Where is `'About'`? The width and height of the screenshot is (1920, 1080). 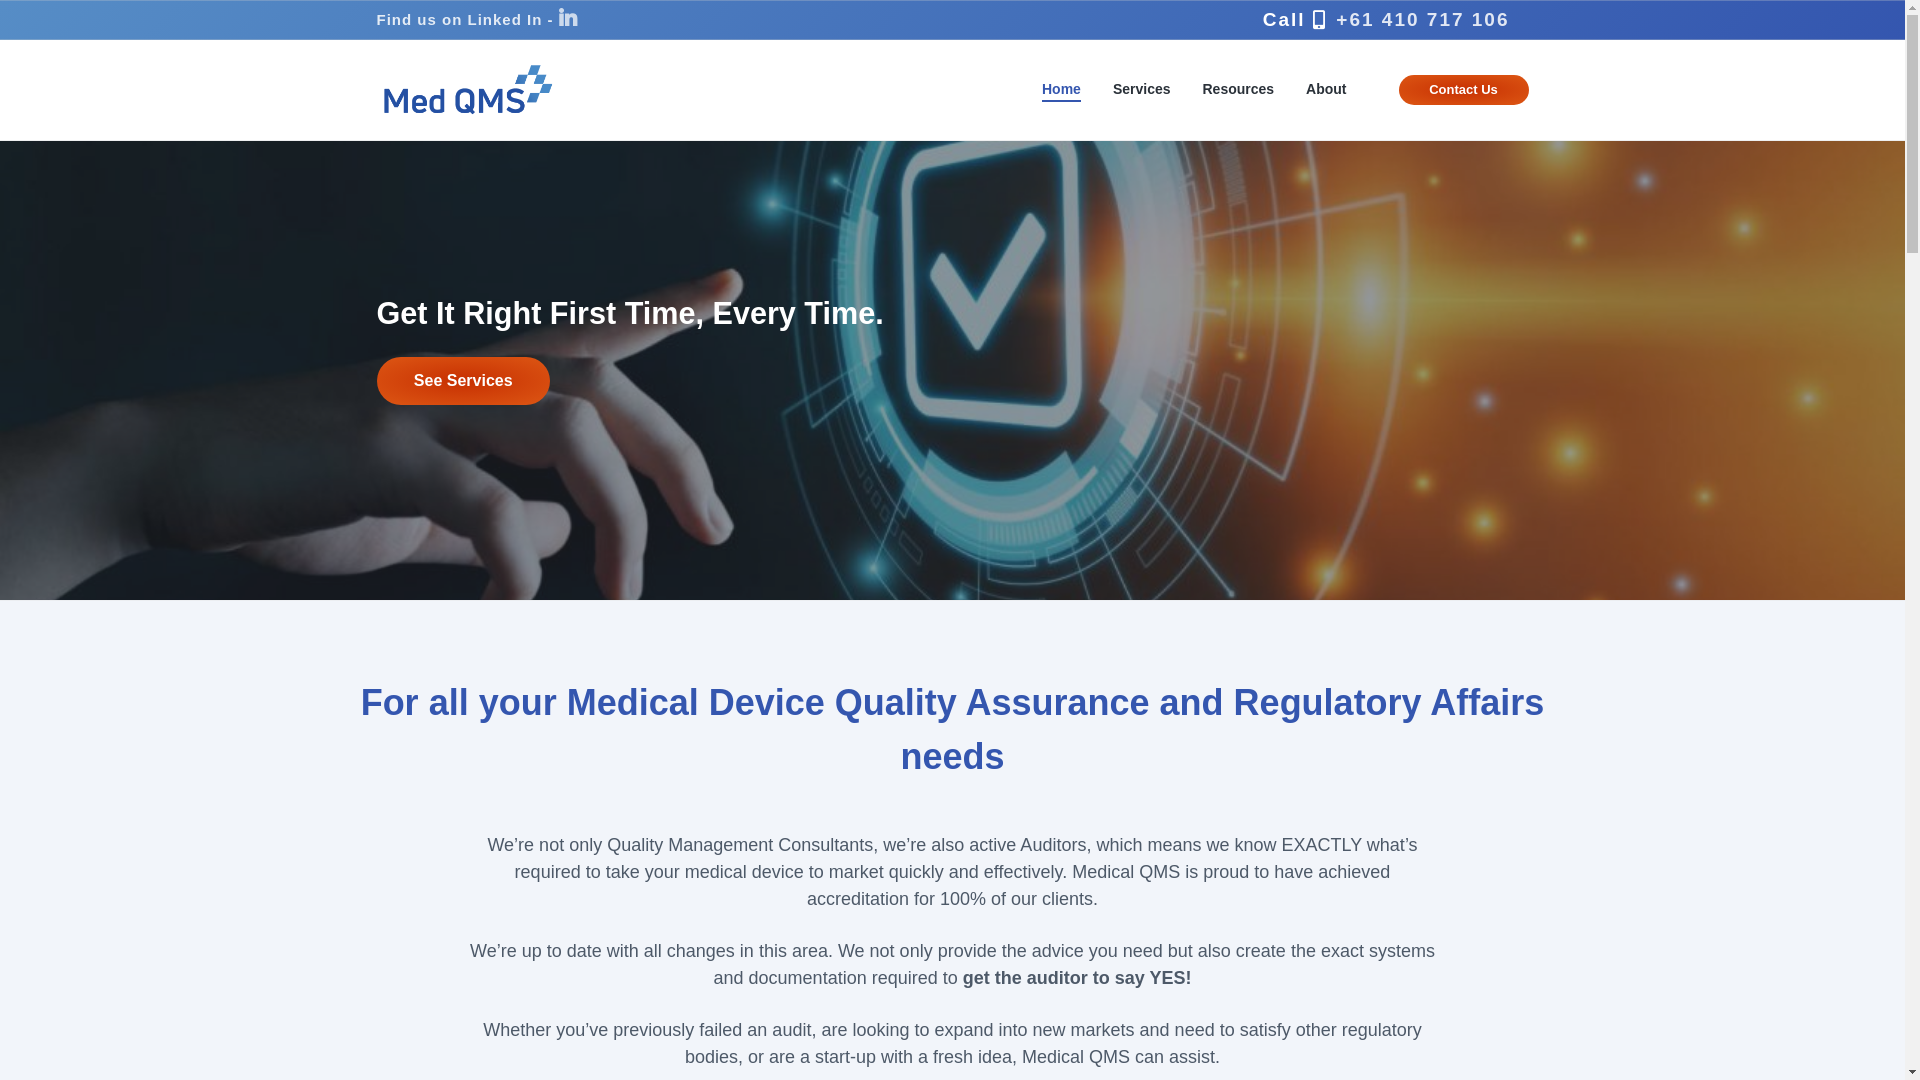 'About' is located at coordinates (1325, 88).